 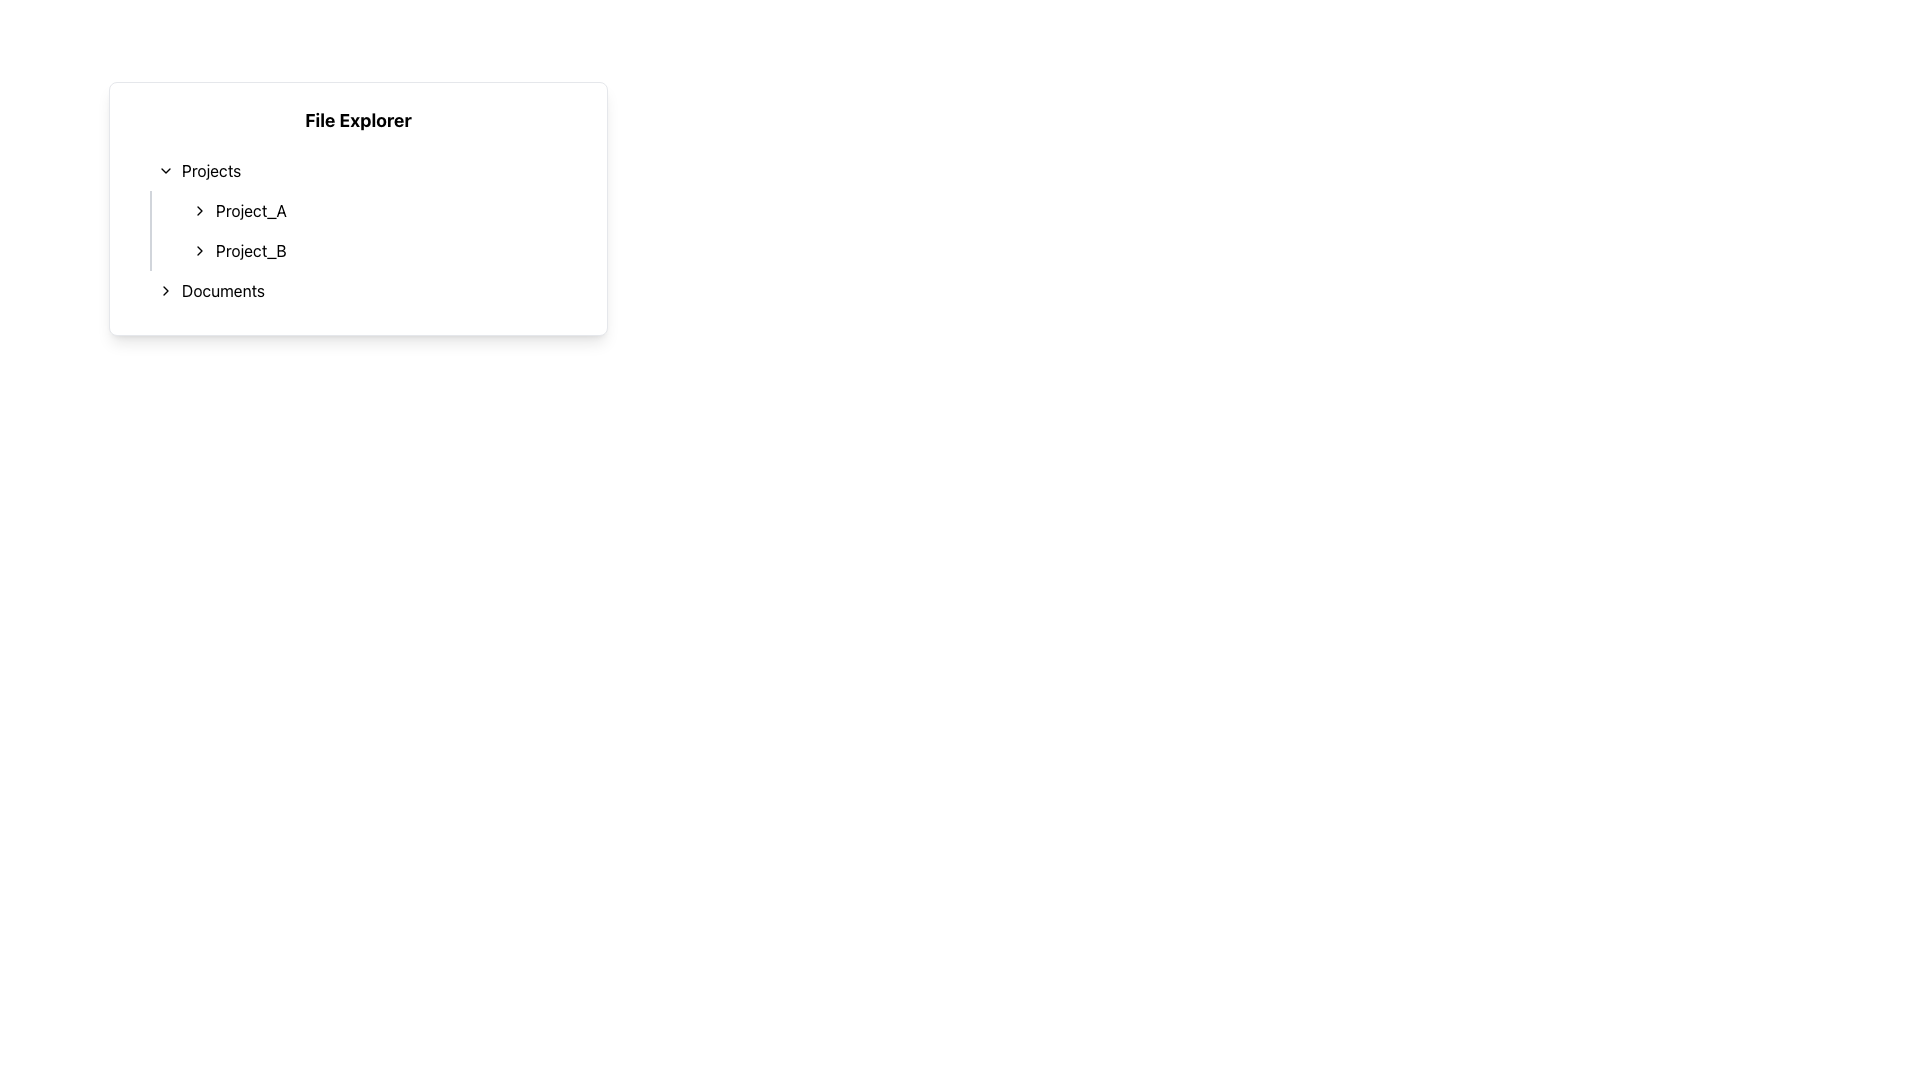 I want to click on the chevron icon located to the left of the text 'Project_B', so click(x=200, y=249).